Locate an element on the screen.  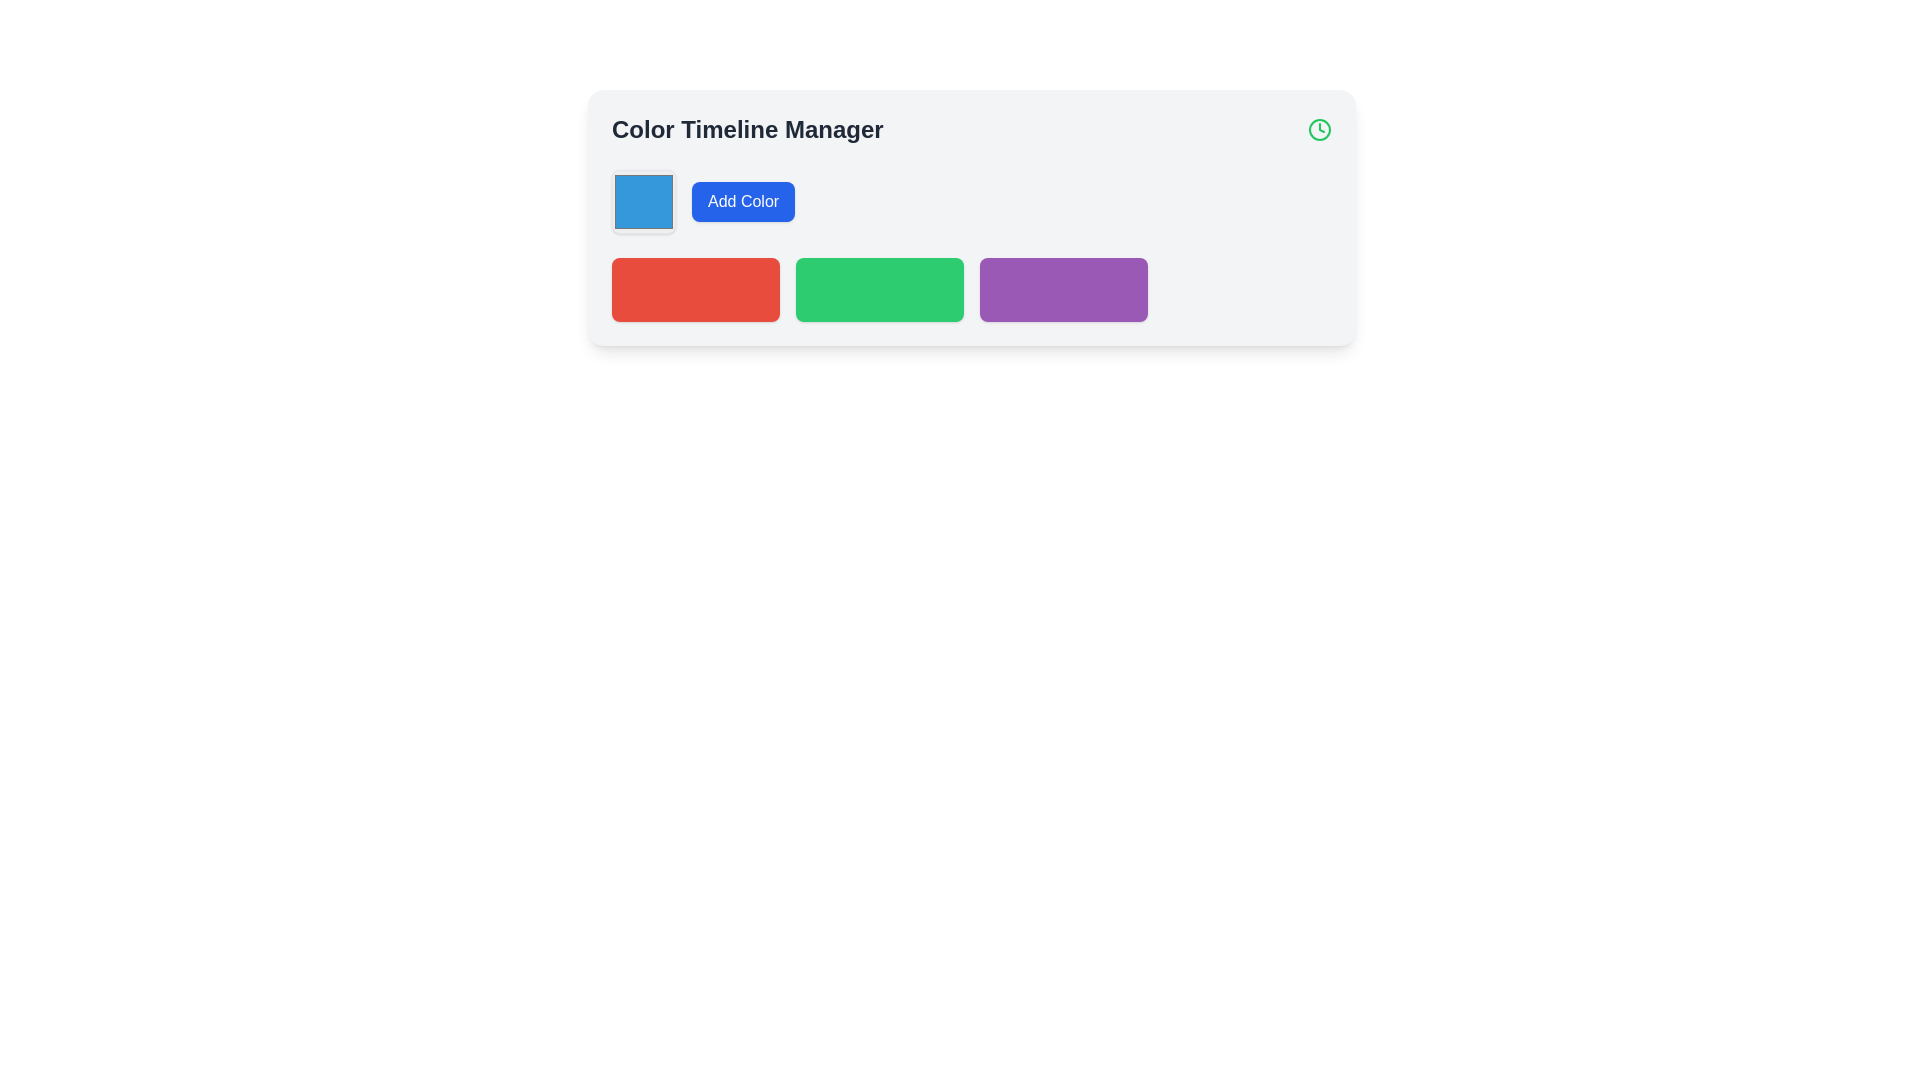
the SVG circle component located in the top-right corner of the interface, which is part of the green clock icon design is located at coordinates (1320, 130).